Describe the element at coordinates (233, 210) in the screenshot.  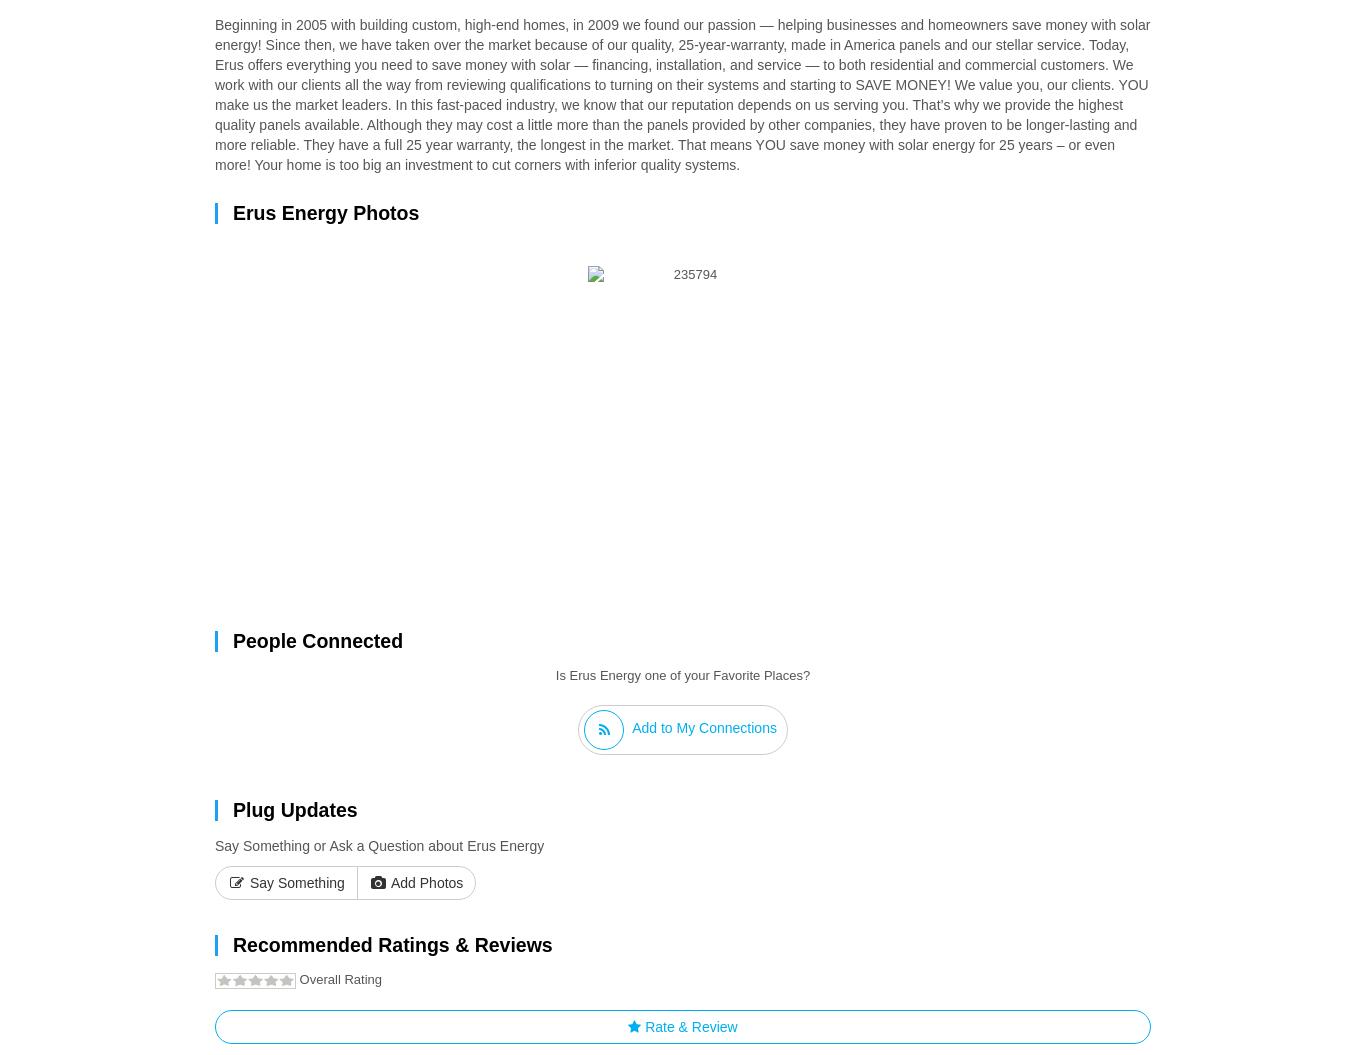
I see `'Erus Energy Photos'` at that location.